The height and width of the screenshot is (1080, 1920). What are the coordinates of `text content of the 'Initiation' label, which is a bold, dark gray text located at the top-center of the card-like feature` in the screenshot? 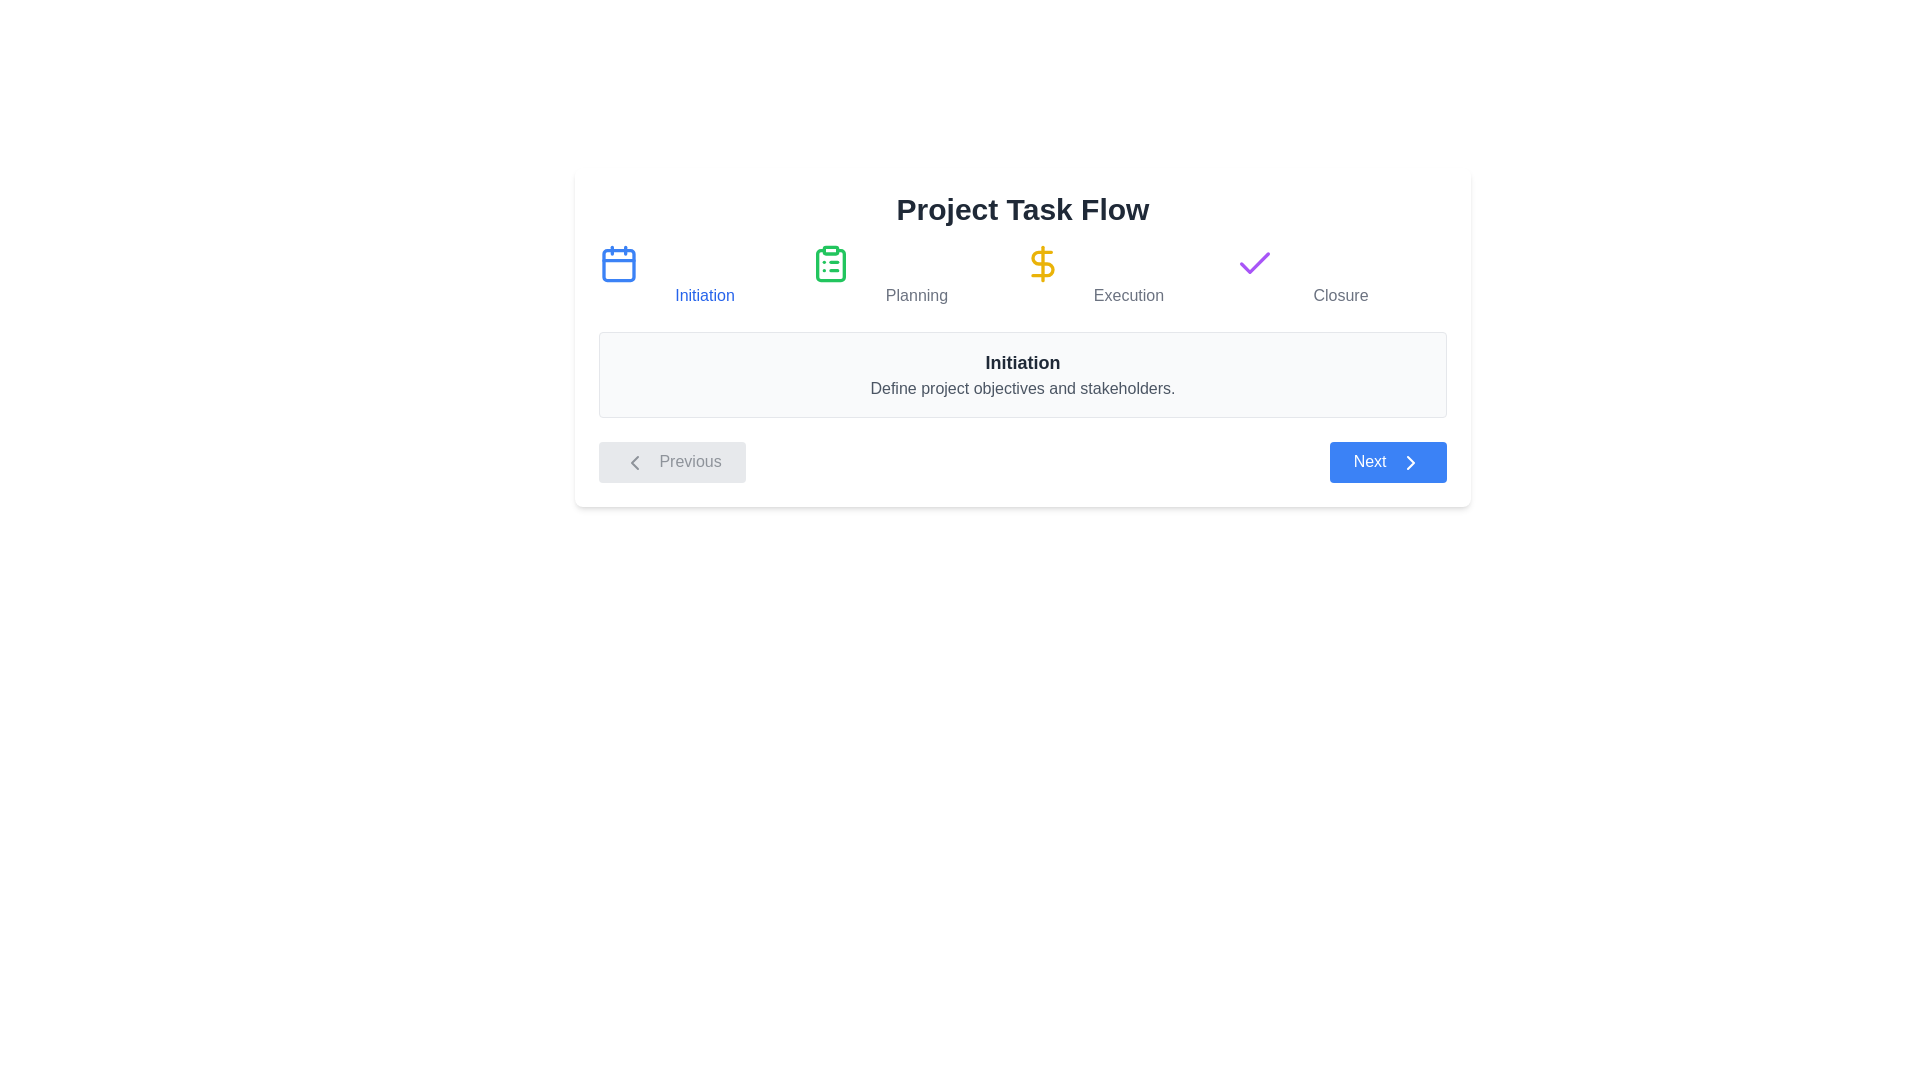 It's located at (1022, 362).